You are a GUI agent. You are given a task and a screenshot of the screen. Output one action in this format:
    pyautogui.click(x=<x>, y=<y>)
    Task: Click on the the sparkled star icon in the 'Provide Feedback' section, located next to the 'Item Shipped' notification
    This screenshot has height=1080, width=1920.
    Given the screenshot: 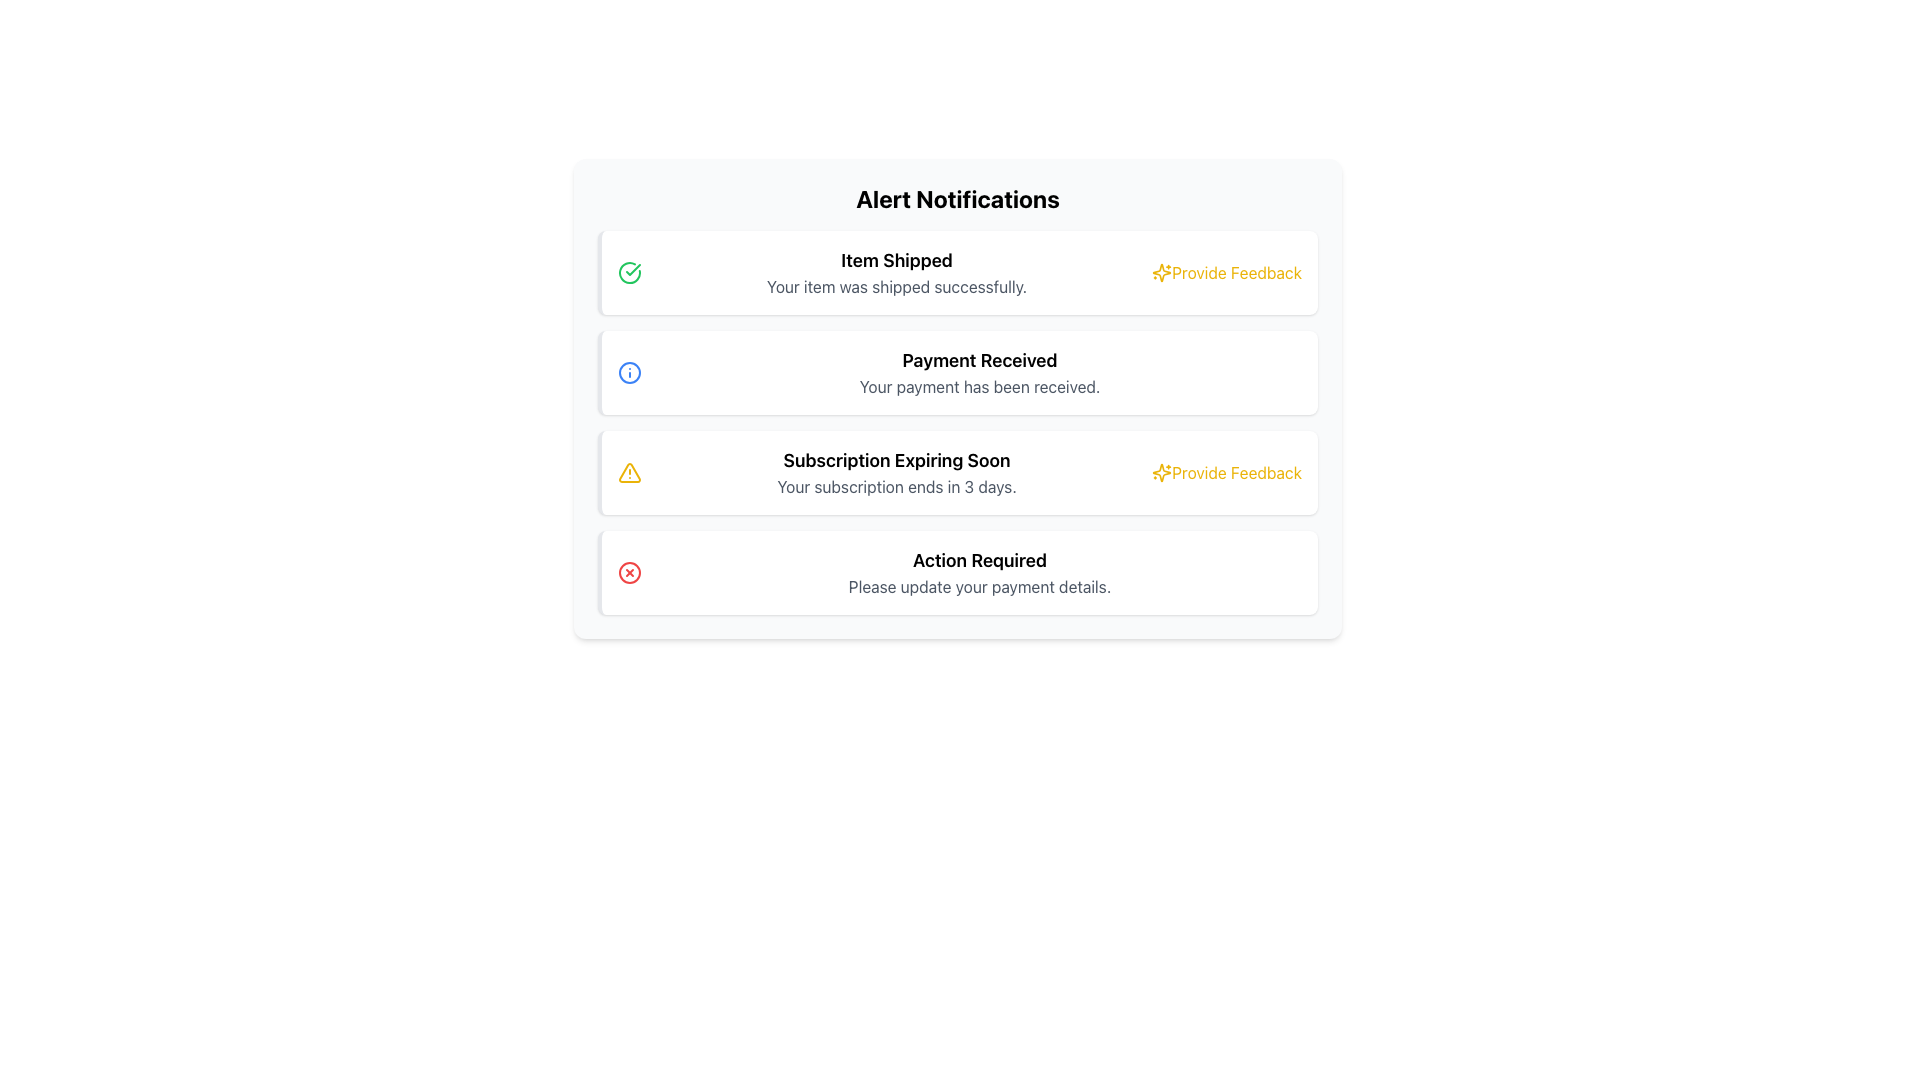 What is the action you would take?
    pyautogui.click(x=1162, y=473)
    